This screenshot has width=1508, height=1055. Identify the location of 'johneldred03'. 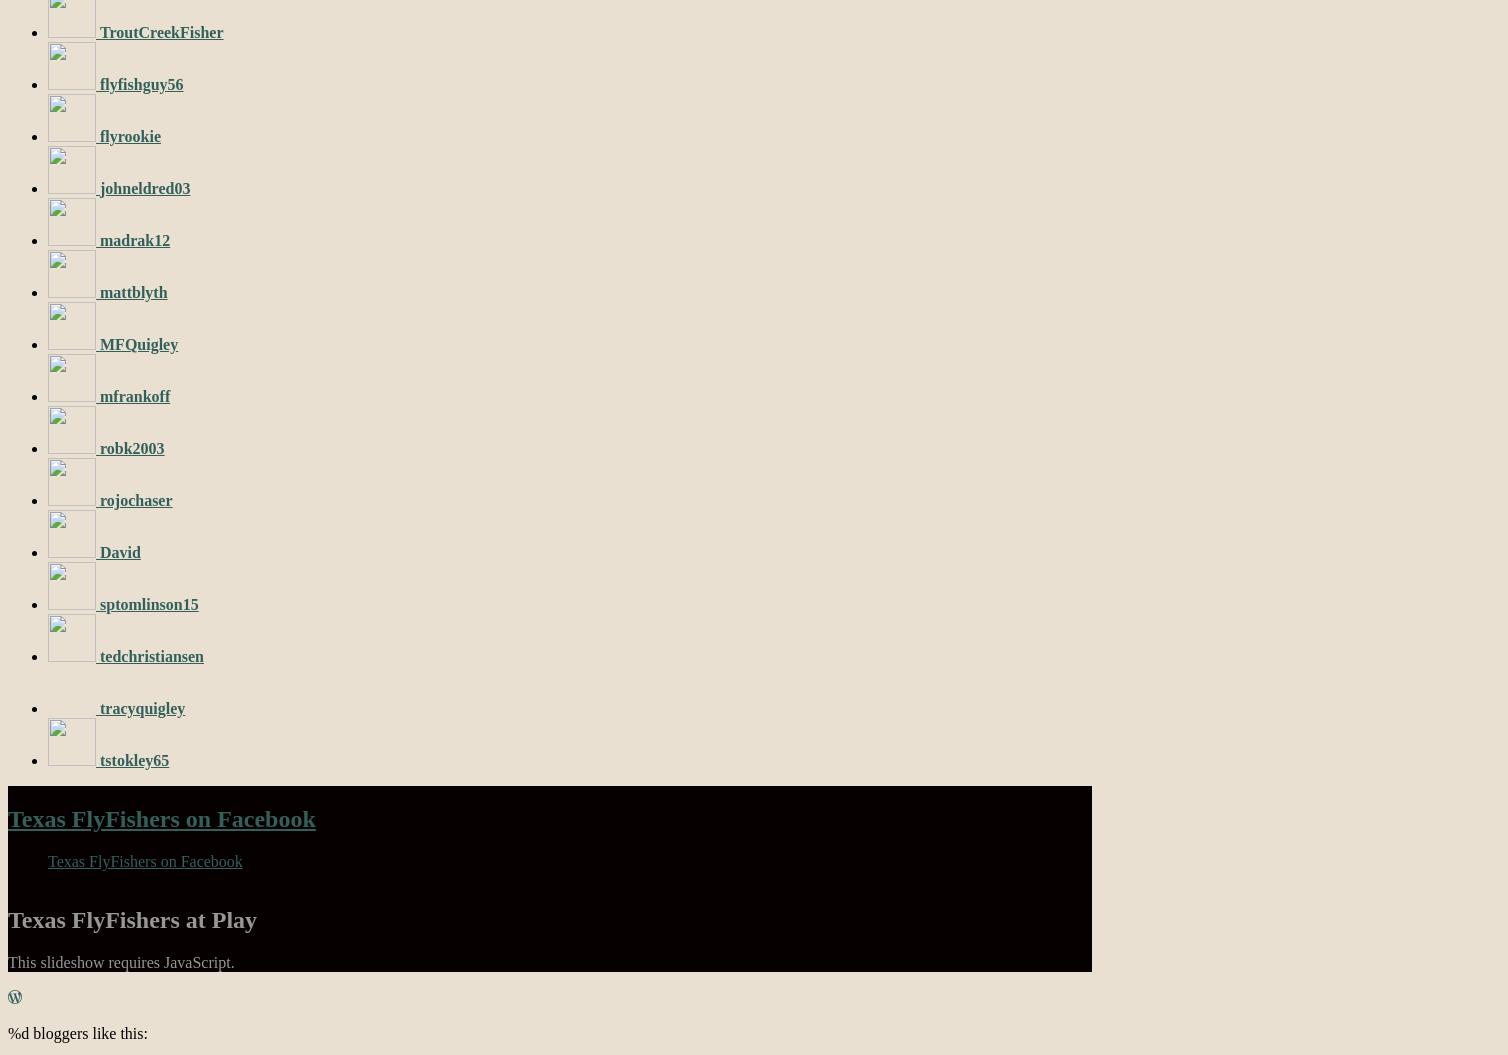
(145, 187).